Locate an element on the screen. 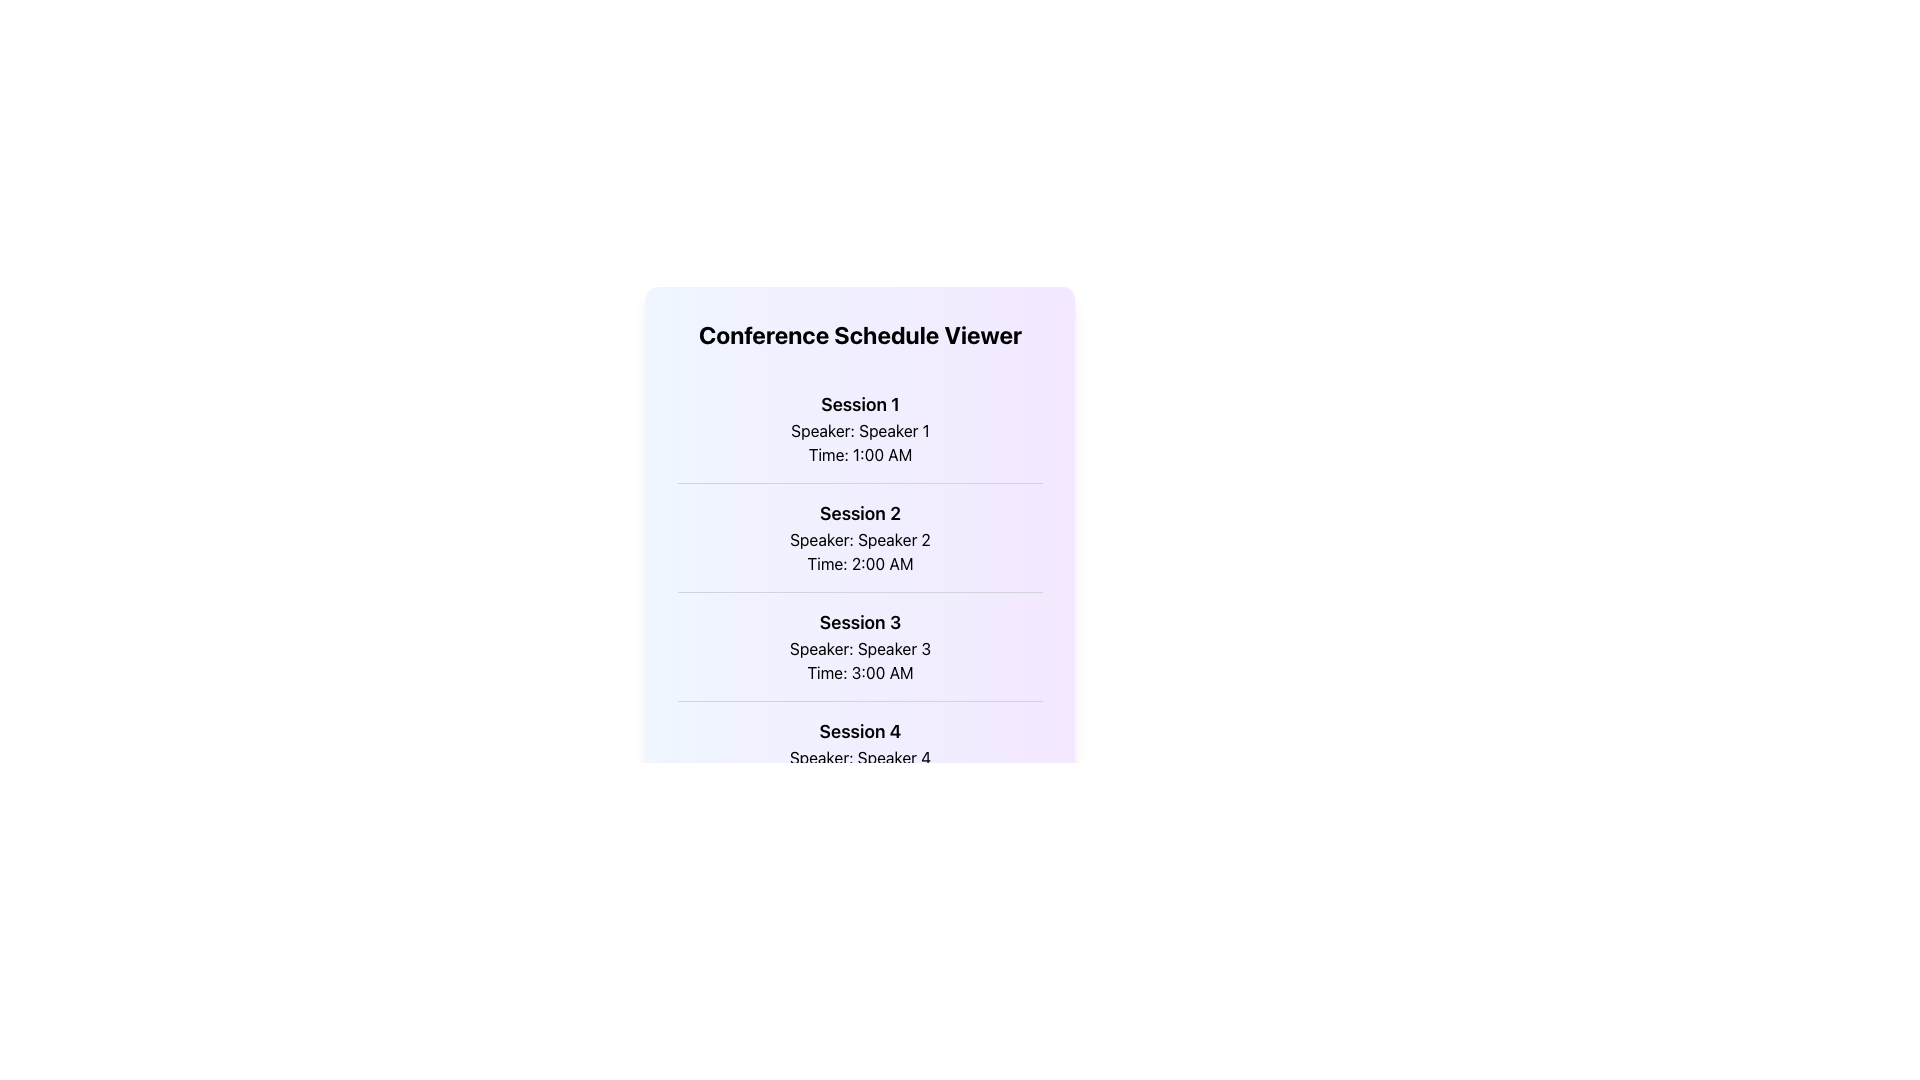 This screenshot has width=1920, height=1080. the Text Label that specifies the name of the speaker for the respective session, located between 'Session 1' and 'Time: 1:00 AM' is located at coordinates (860, 430).